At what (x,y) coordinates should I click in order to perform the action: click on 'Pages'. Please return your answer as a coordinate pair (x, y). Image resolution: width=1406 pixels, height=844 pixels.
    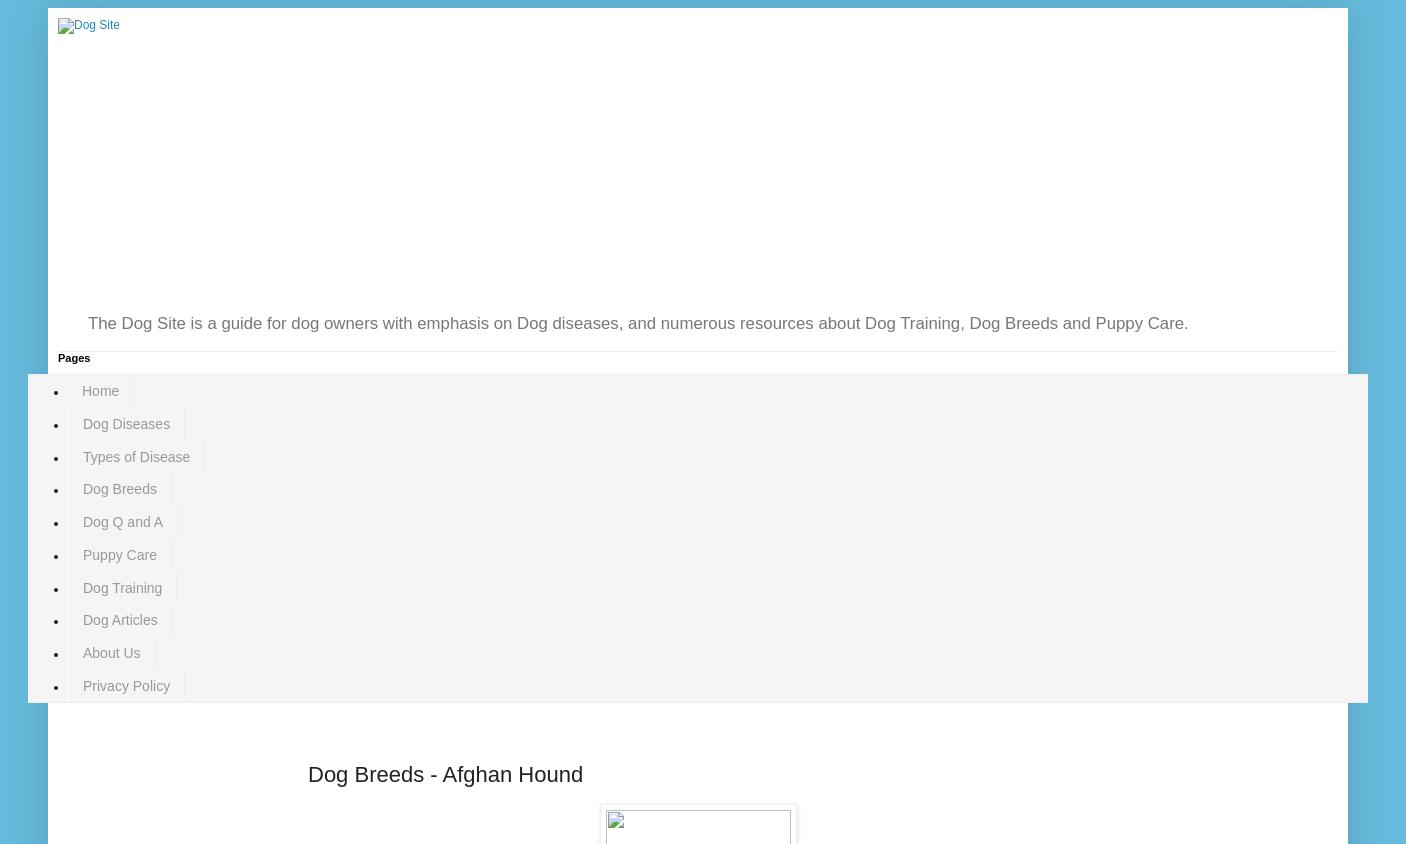
    Looking at the image, I should click on (72, 357).